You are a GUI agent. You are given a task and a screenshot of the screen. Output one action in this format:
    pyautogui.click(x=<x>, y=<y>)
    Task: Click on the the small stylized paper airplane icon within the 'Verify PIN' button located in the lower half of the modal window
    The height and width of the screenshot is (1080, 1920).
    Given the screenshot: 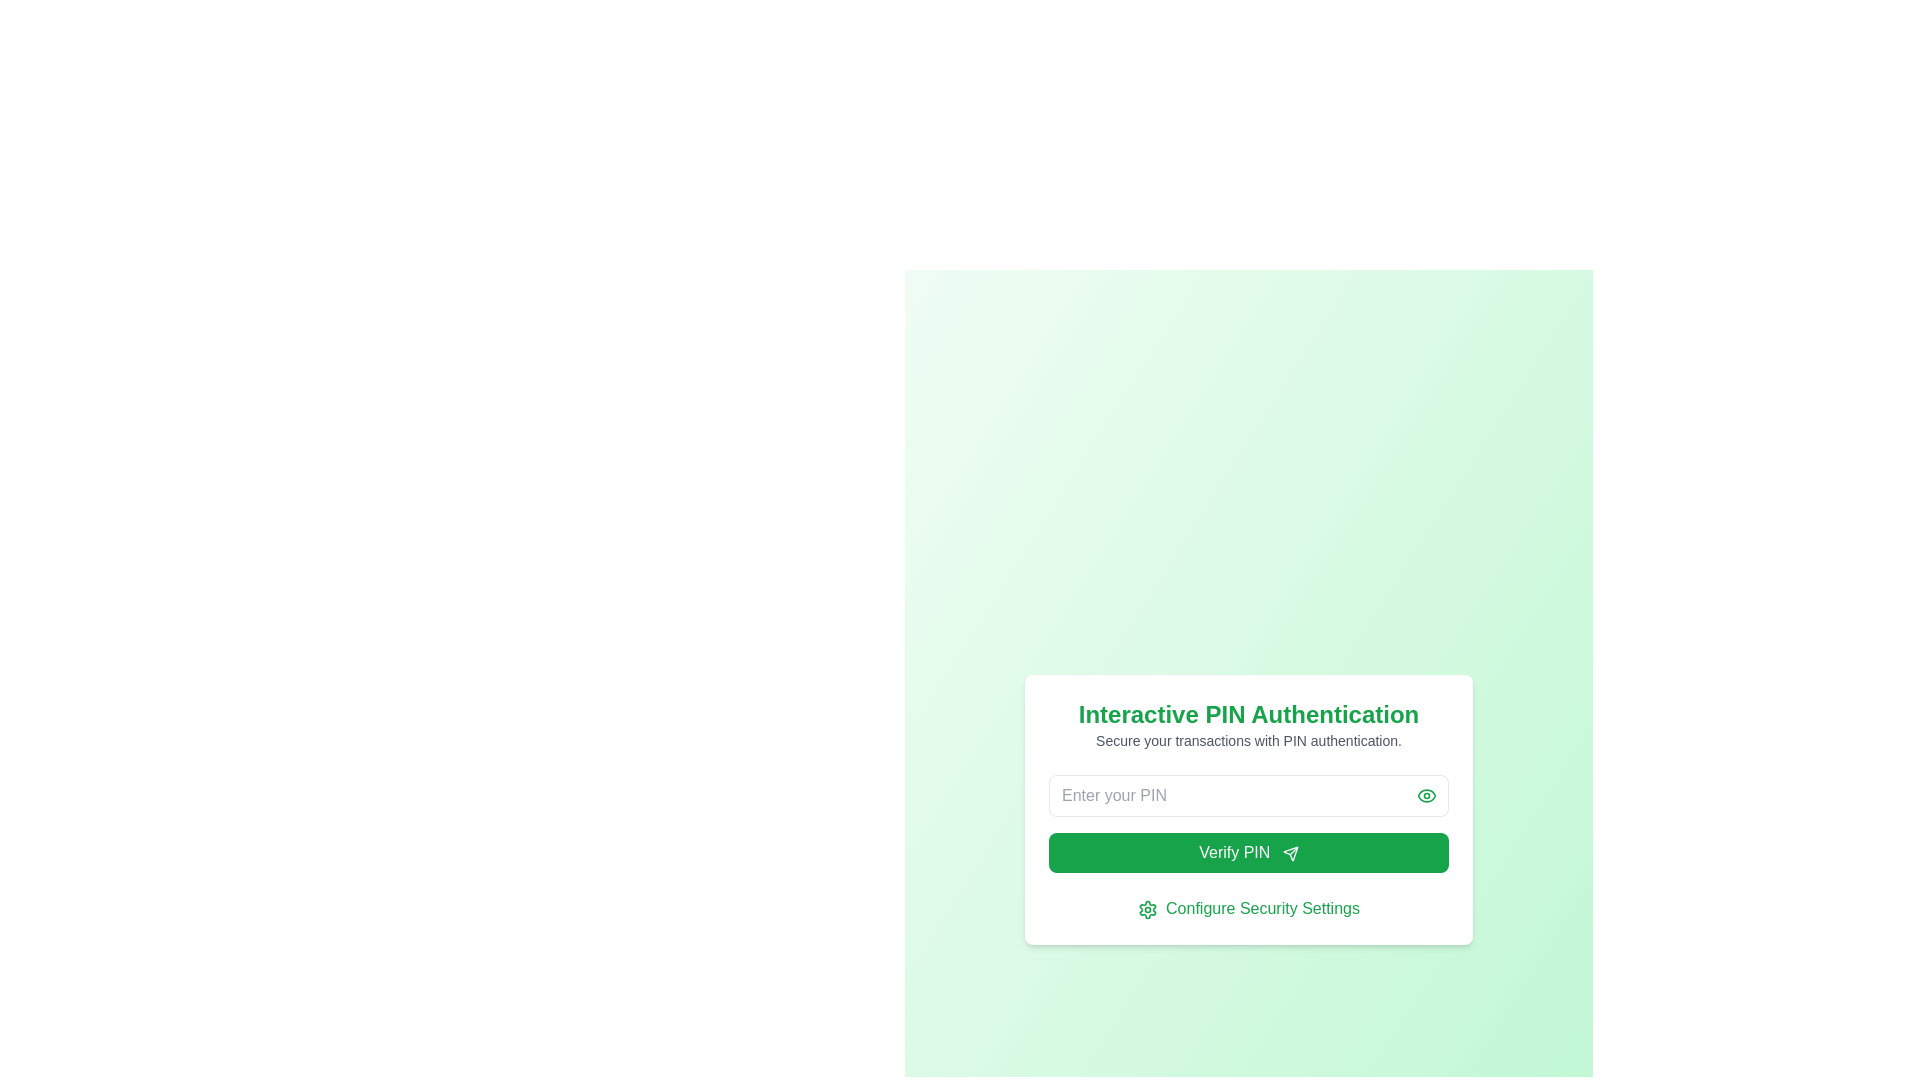 What is the action you would take?
    pyautogui.click(x=1290, y=853)
    